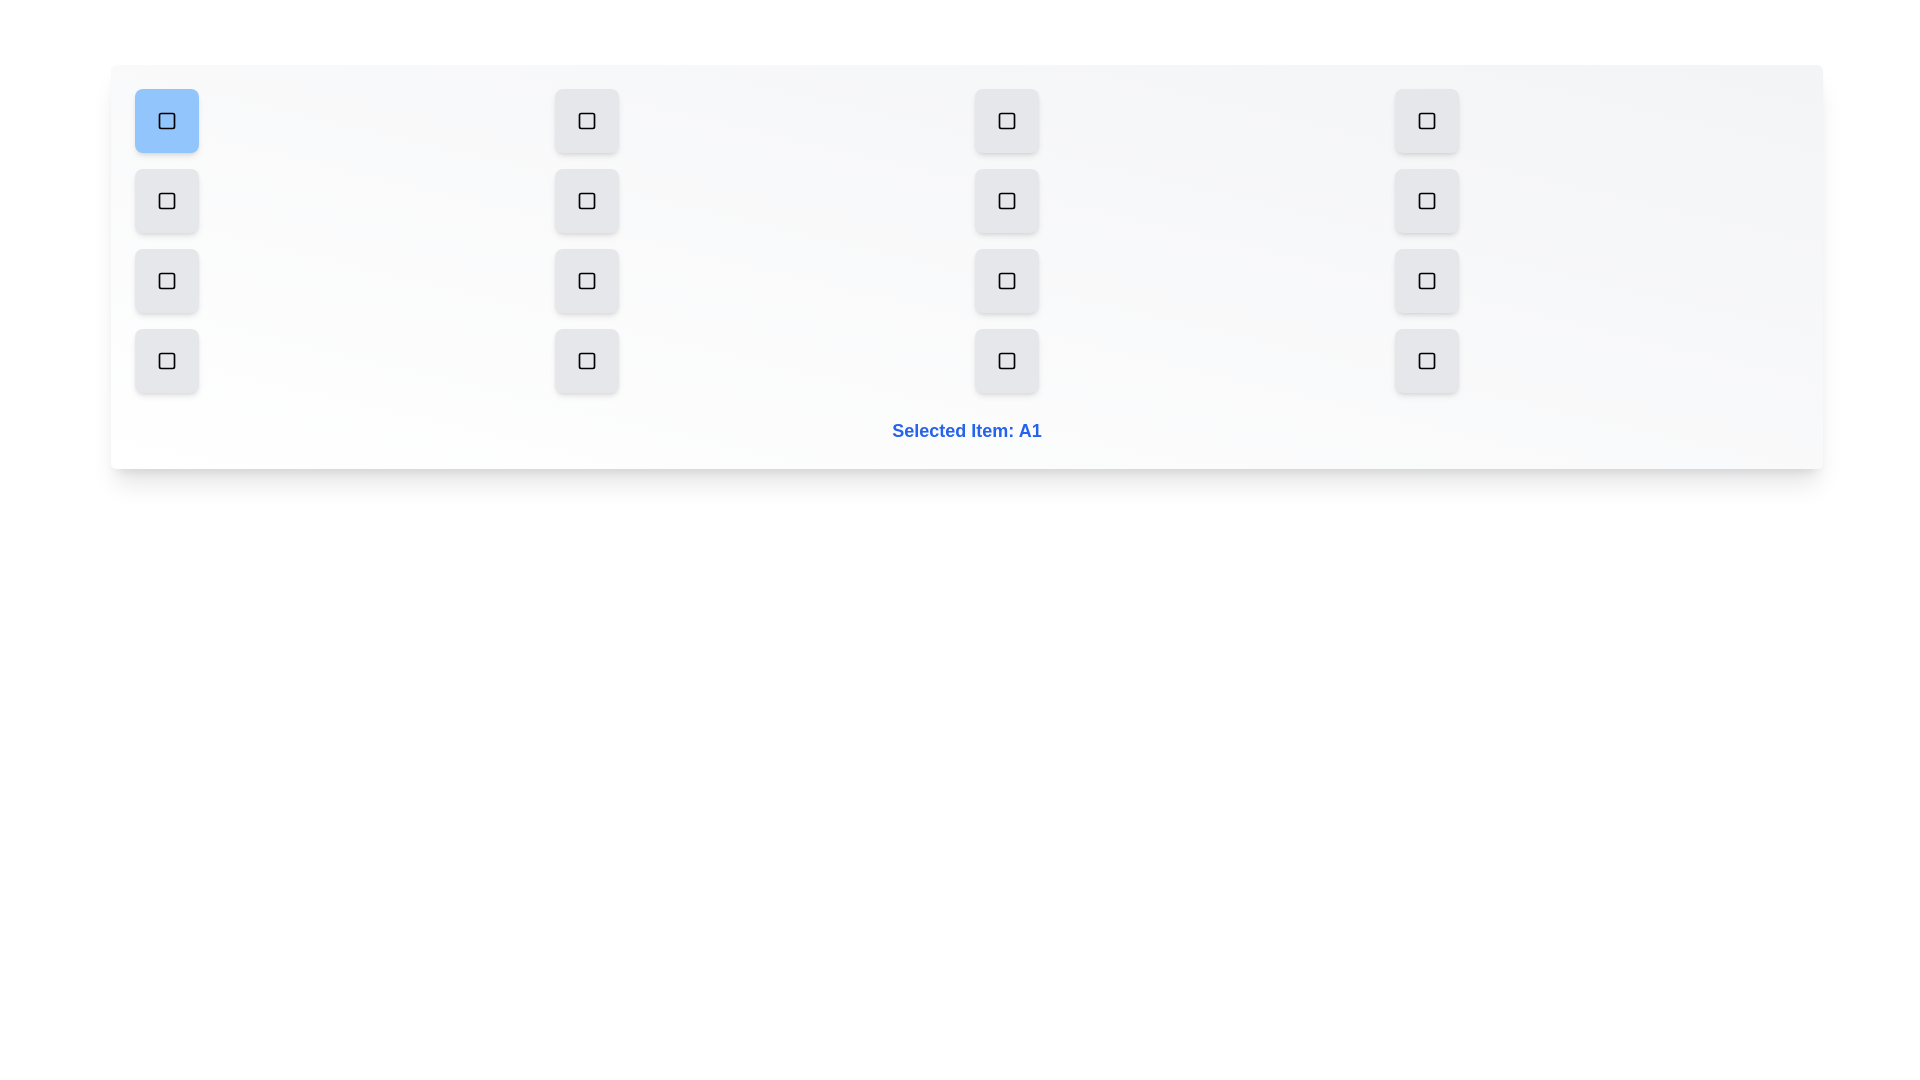  What do you see at coordinates (1007, 120) in the screenshot?
I see `the grid item A3 to select it` at bounding box center [1007, 120].